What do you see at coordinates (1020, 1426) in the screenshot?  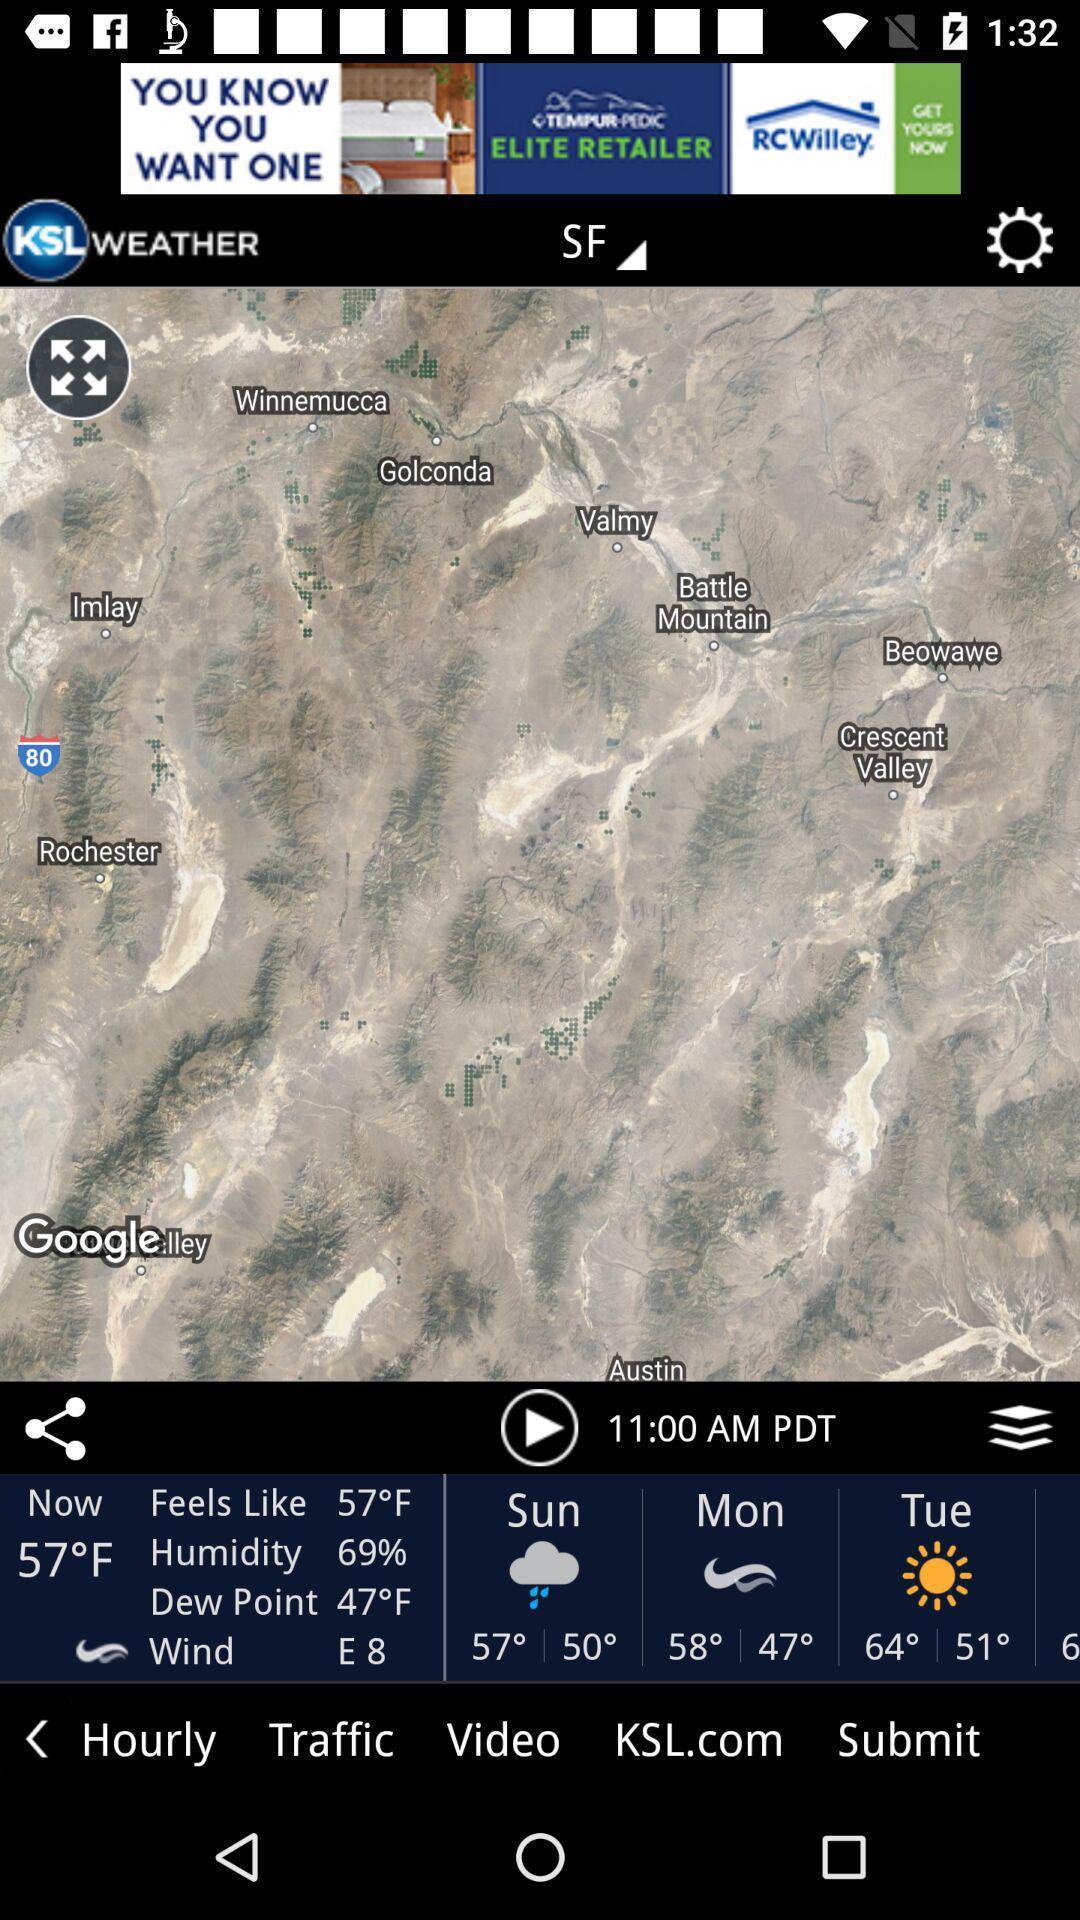 I see `the layers icon` at bounding box center [1020, 1426].